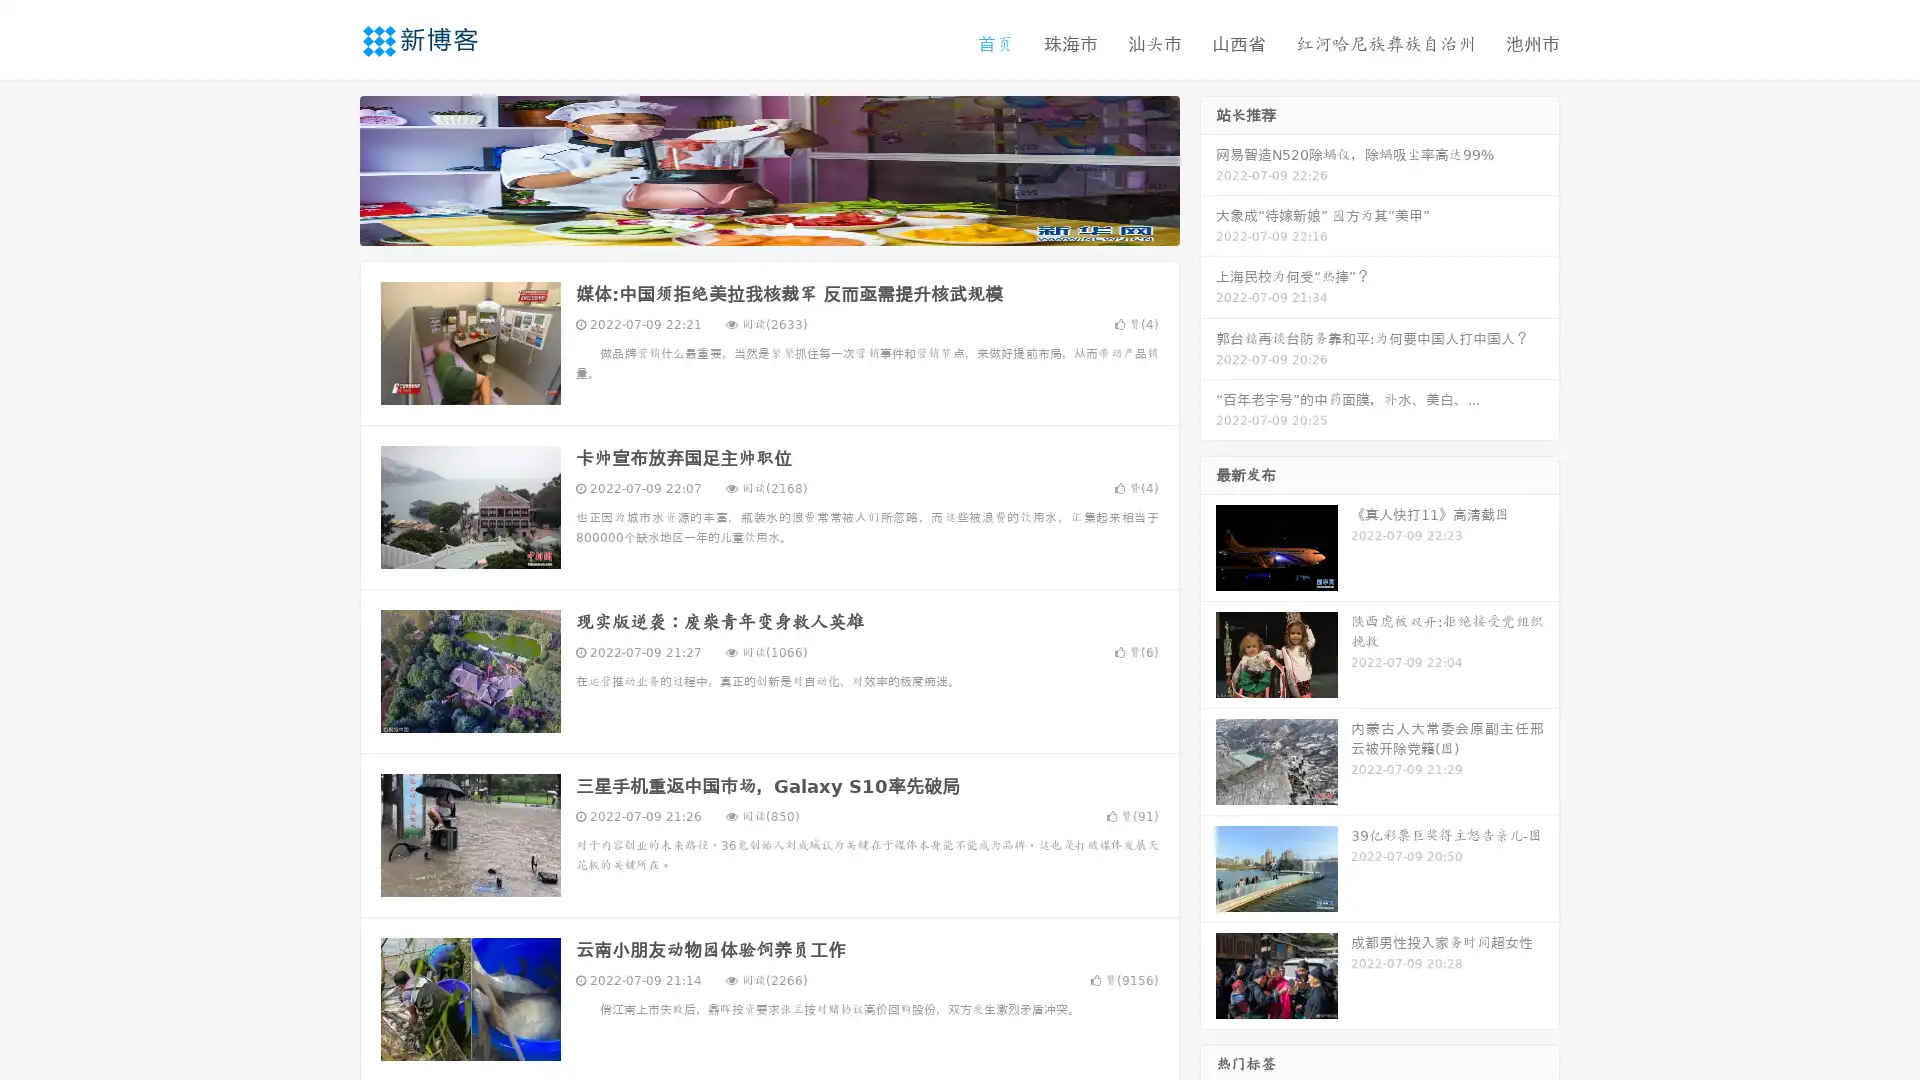 The width and height of the screenshot is (1920, 1080). I want to click on Next slide, so click(1208, 168).